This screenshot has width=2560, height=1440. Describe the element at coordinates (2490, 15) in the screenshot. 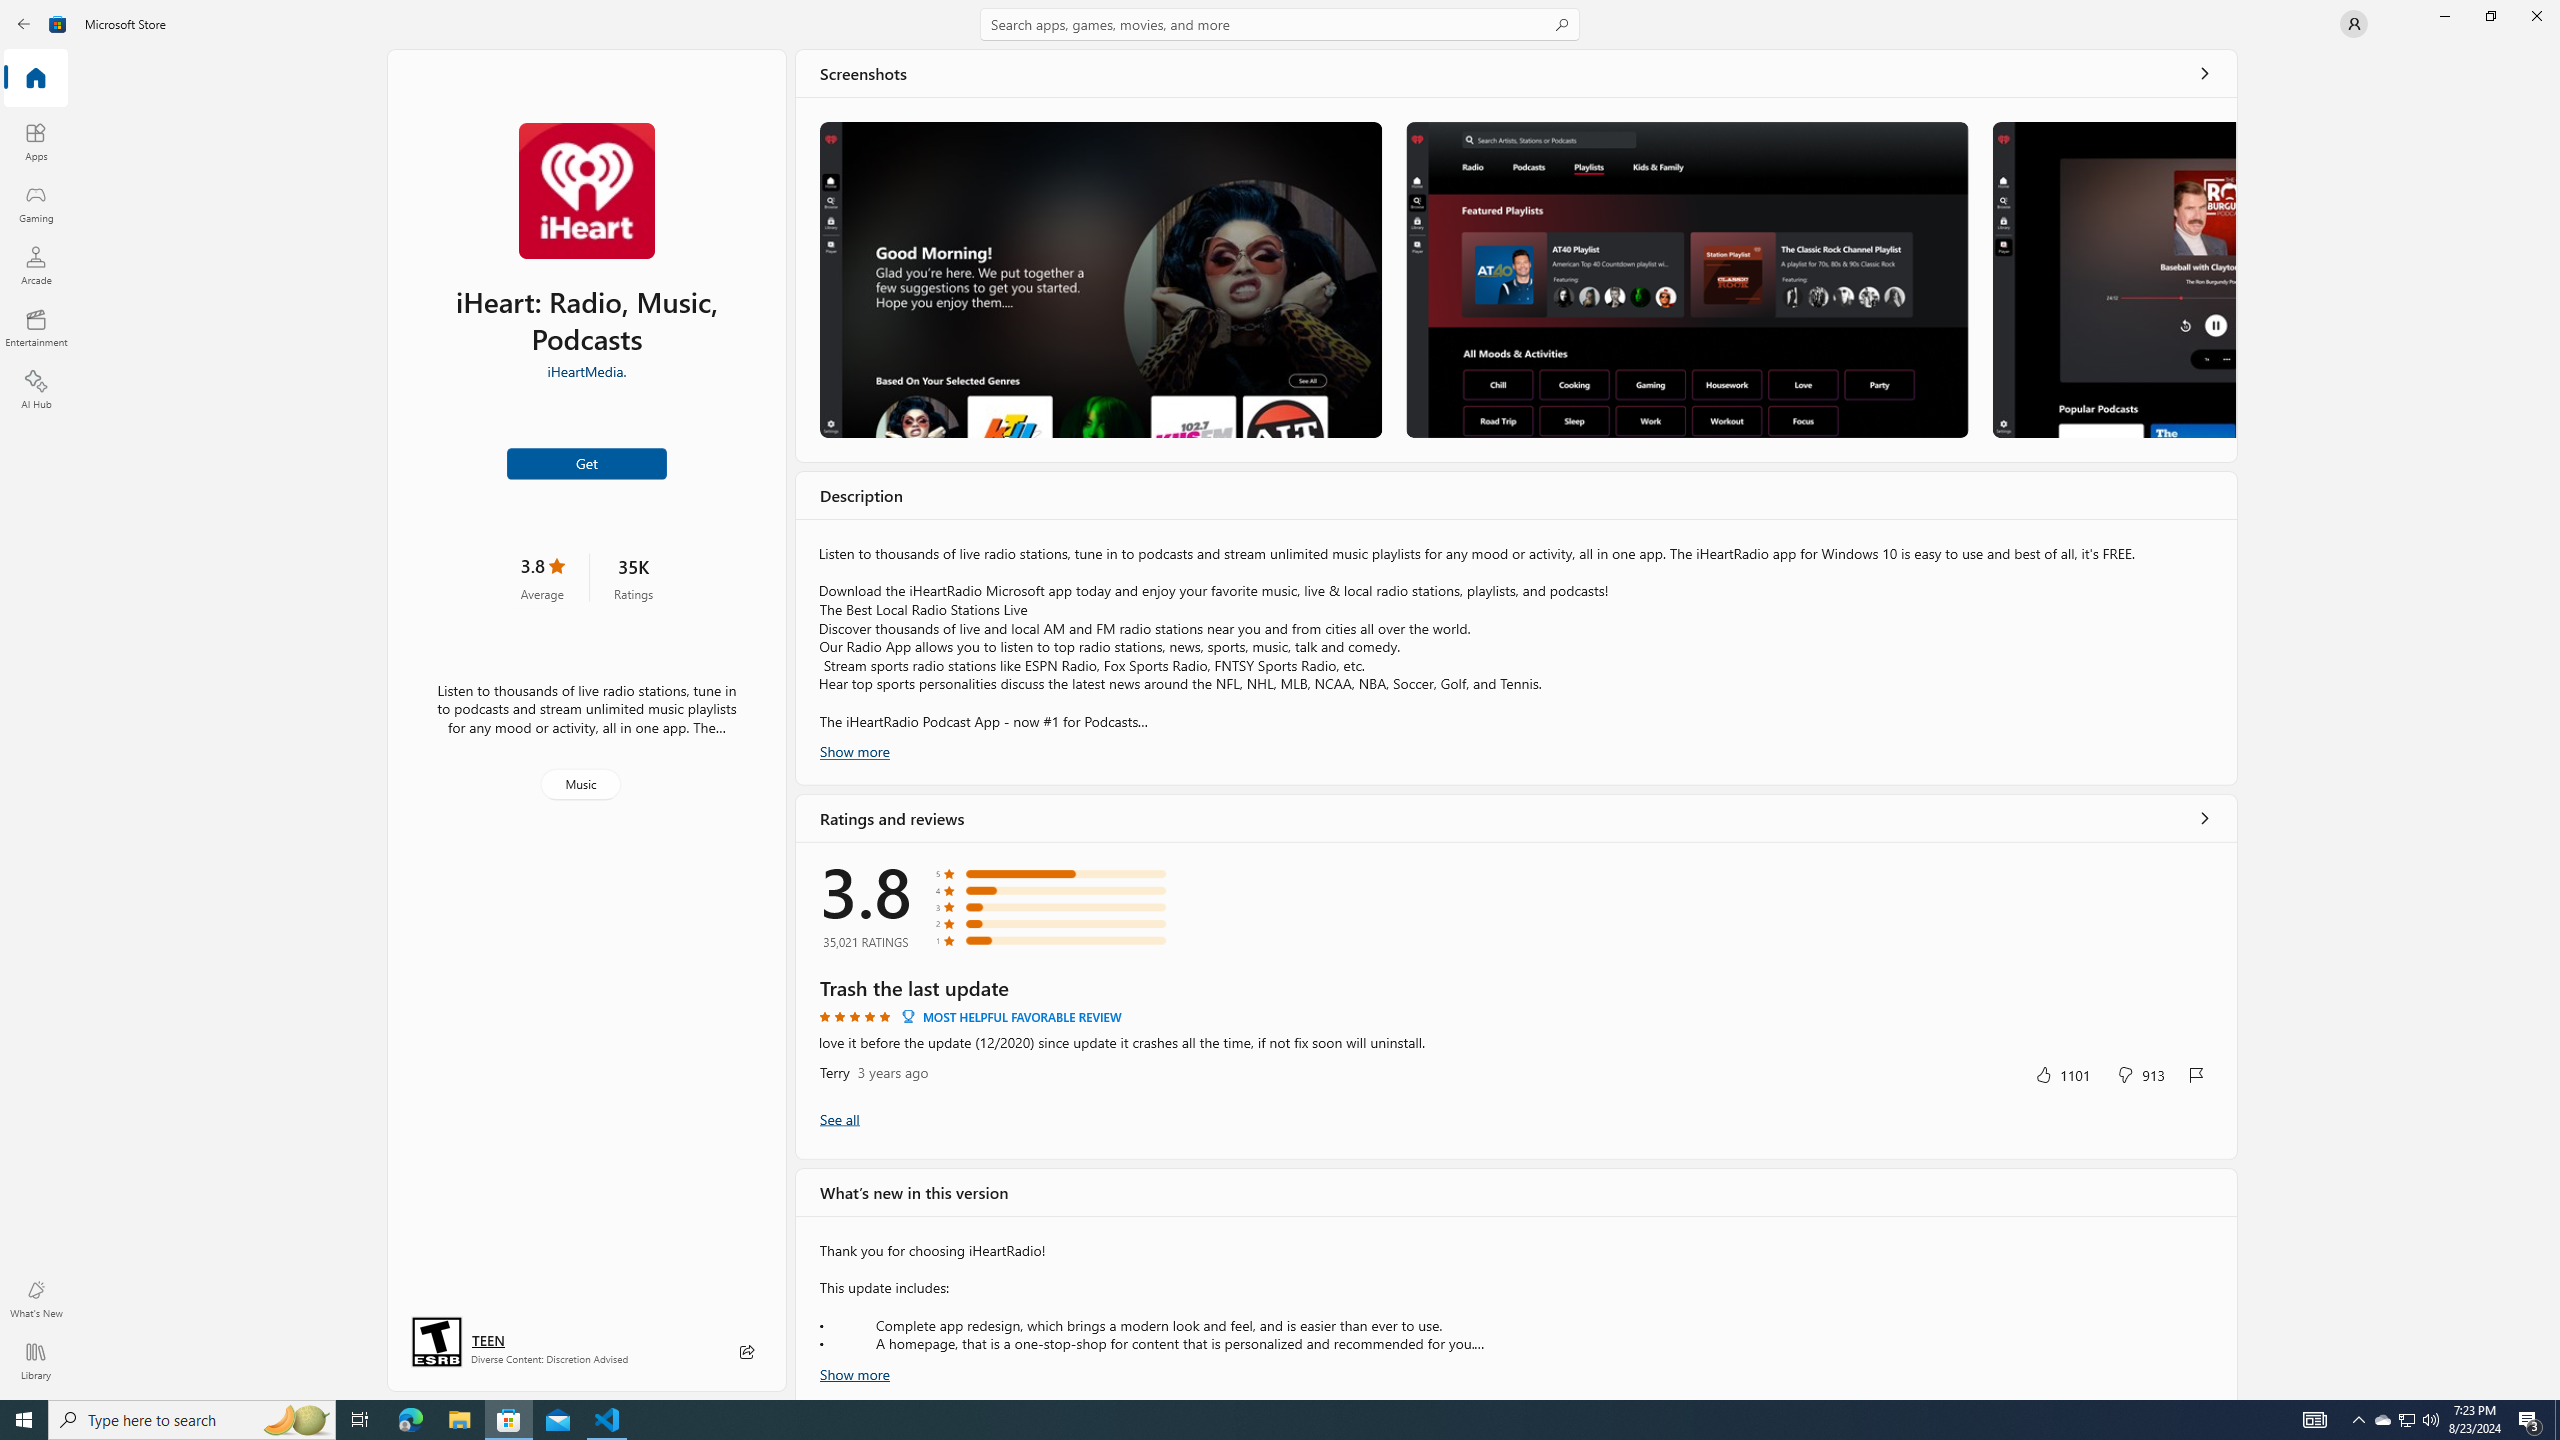

I see `'Restore Microsoft Store'` at that location.